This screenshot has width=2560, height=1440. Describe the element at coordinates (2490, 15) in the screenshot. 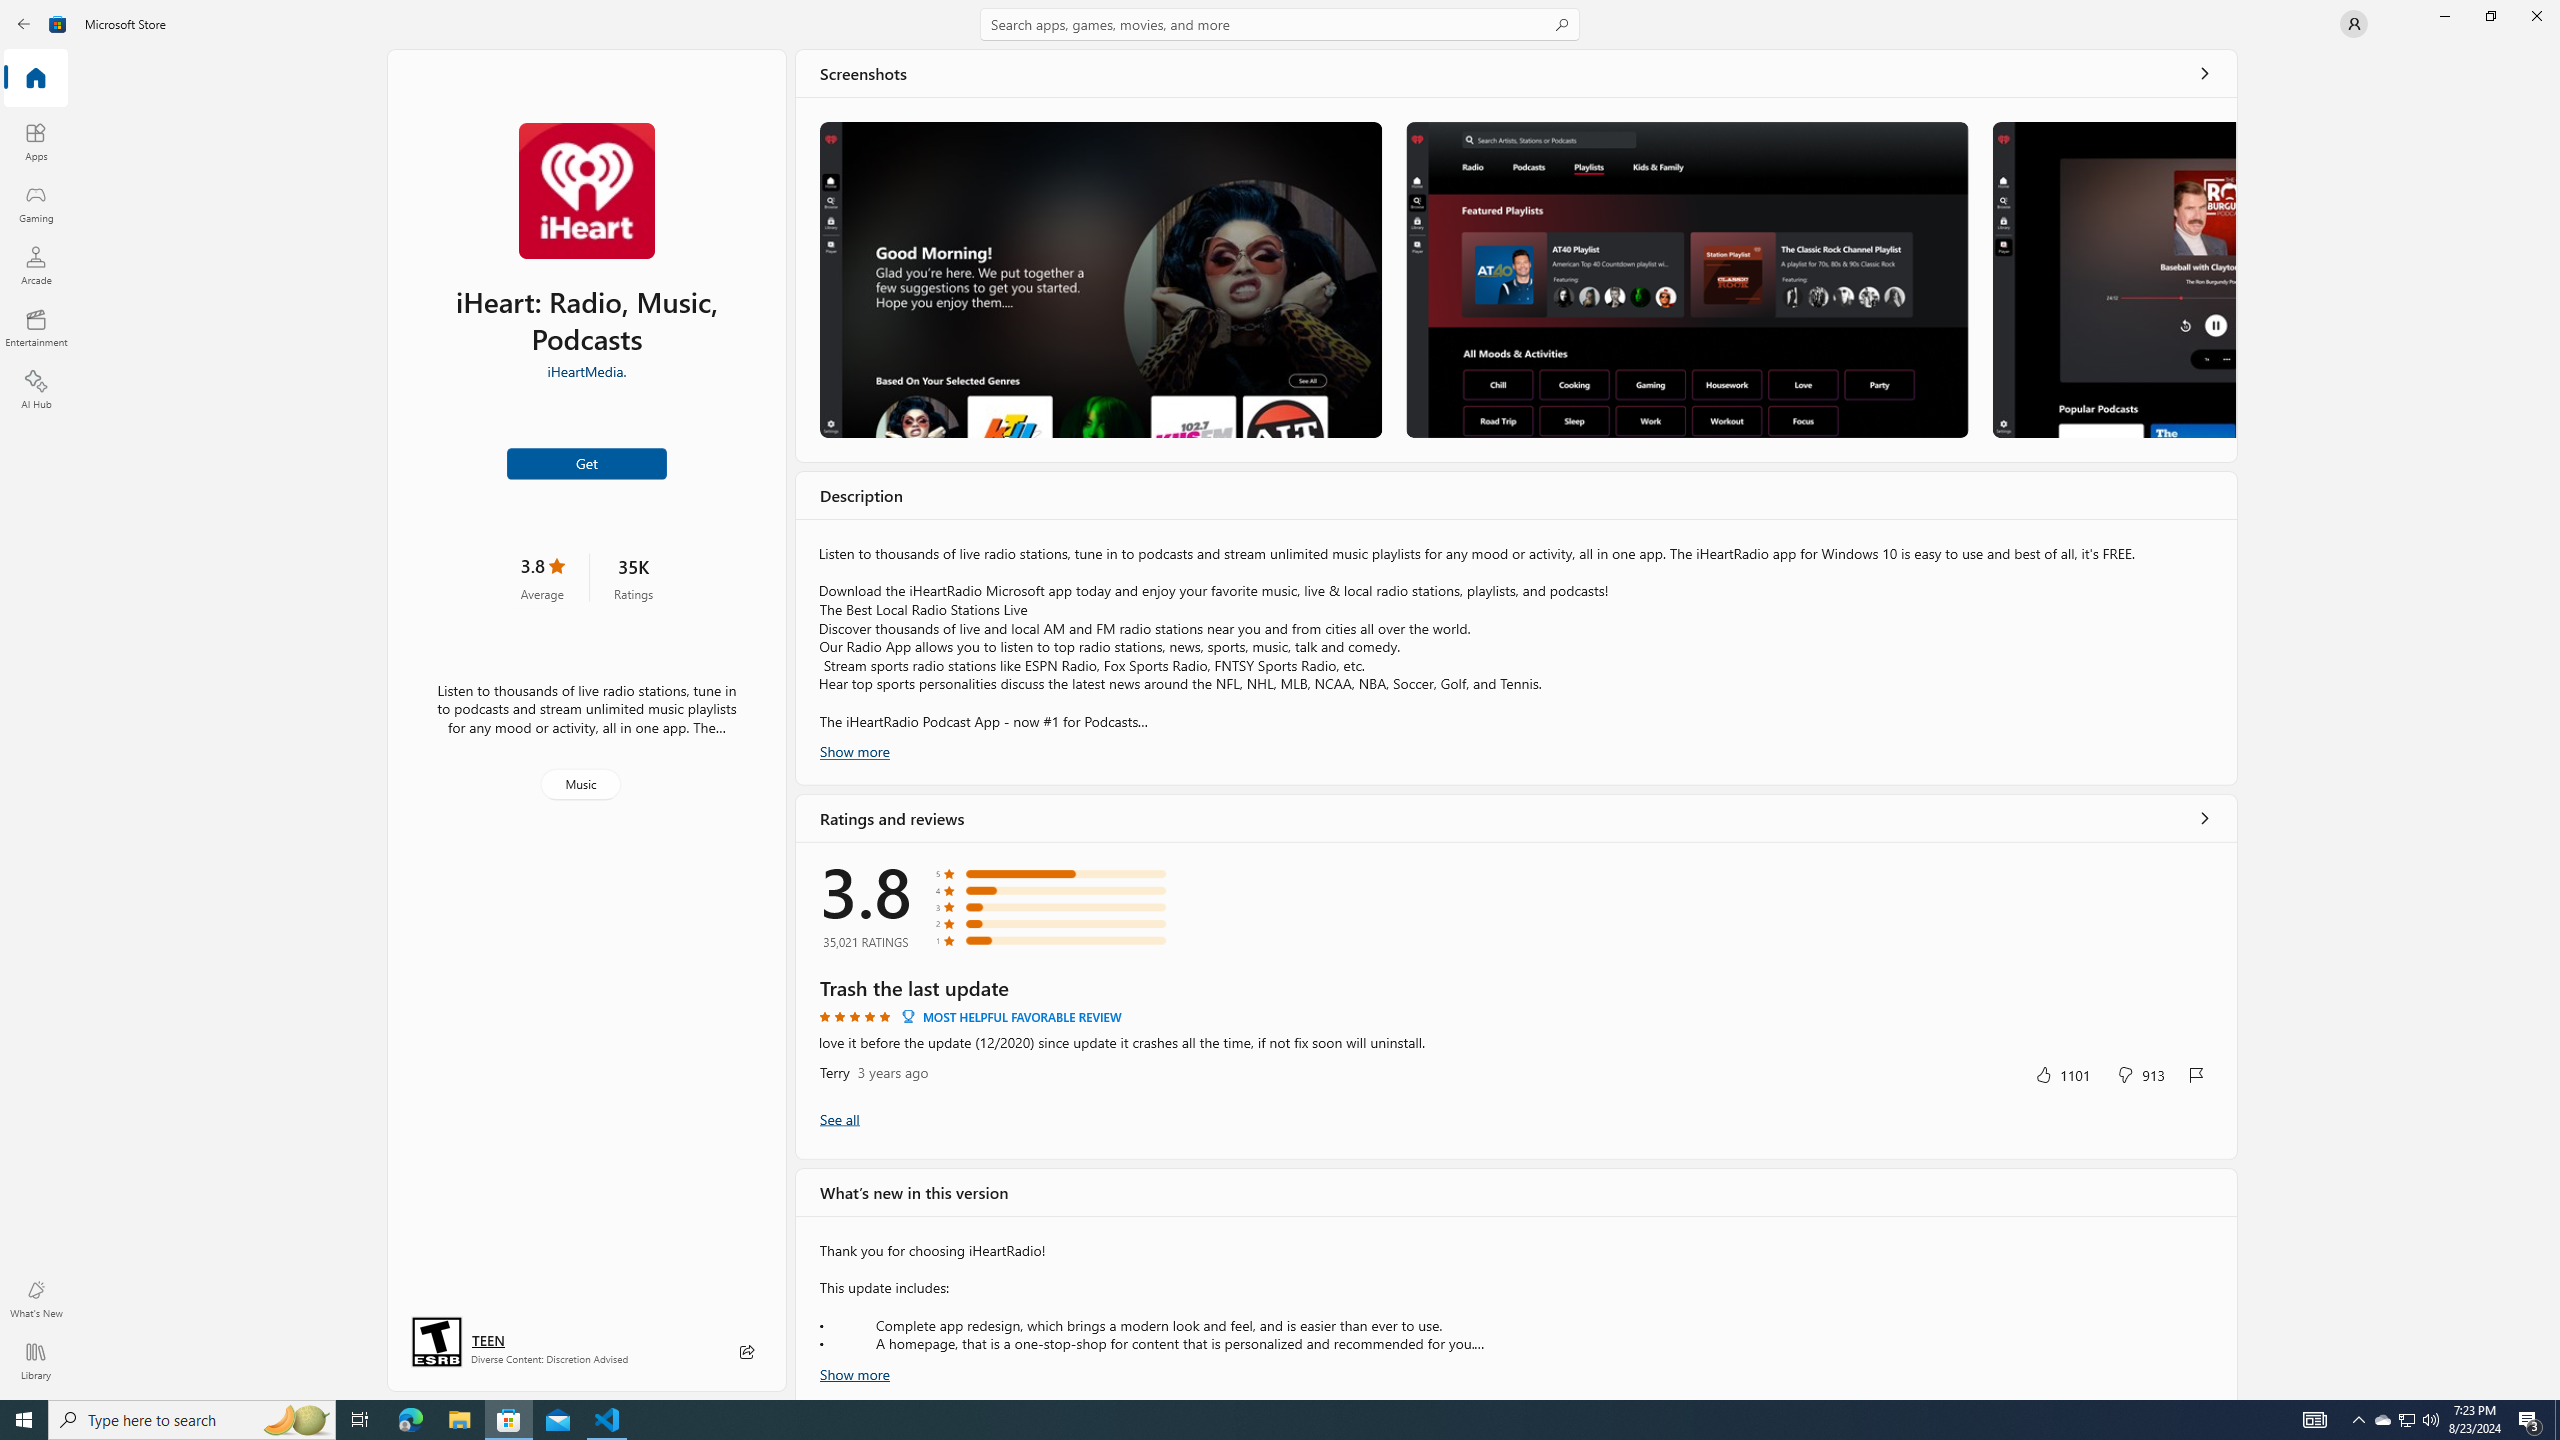

I see `'Restore Microsoft Store'` at that location.